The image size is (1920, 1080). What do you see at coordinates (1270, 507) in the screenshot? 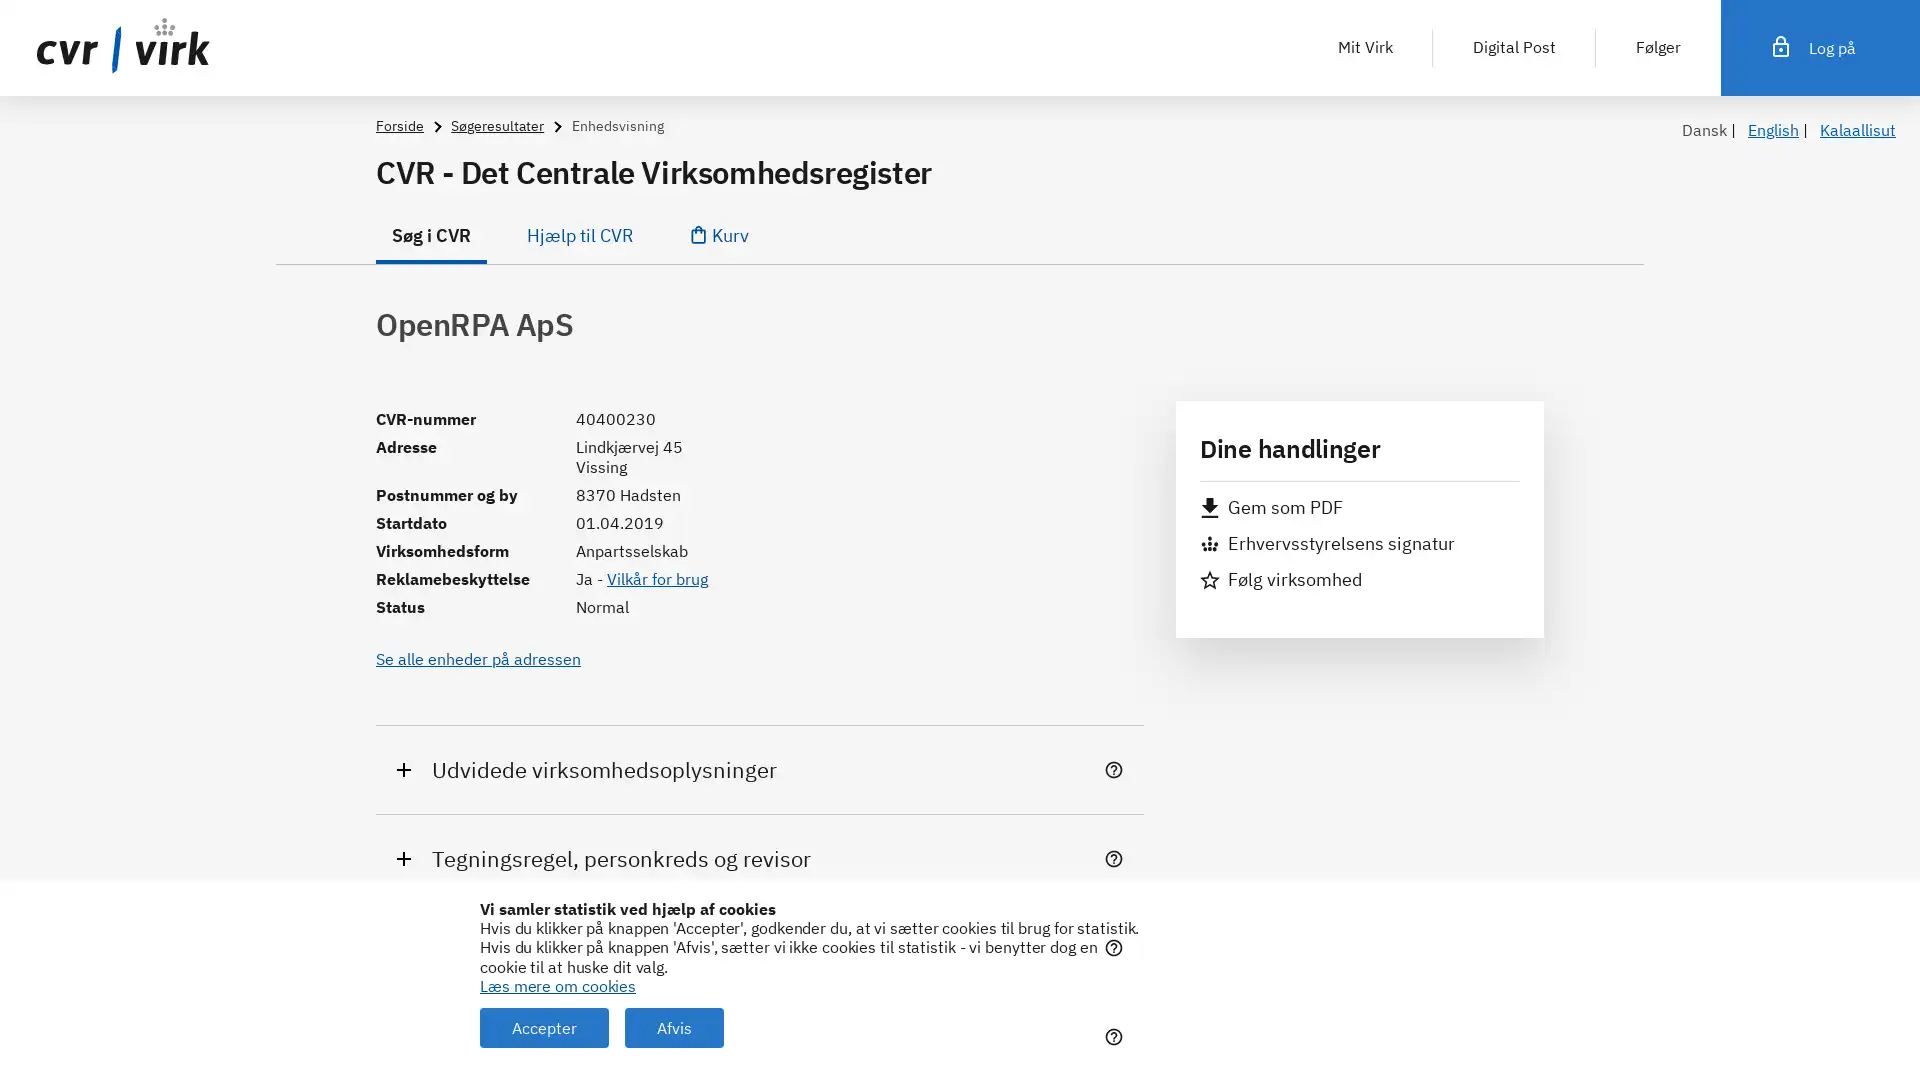
I see `Gem som PDF` at bounding box center [1270, 507].